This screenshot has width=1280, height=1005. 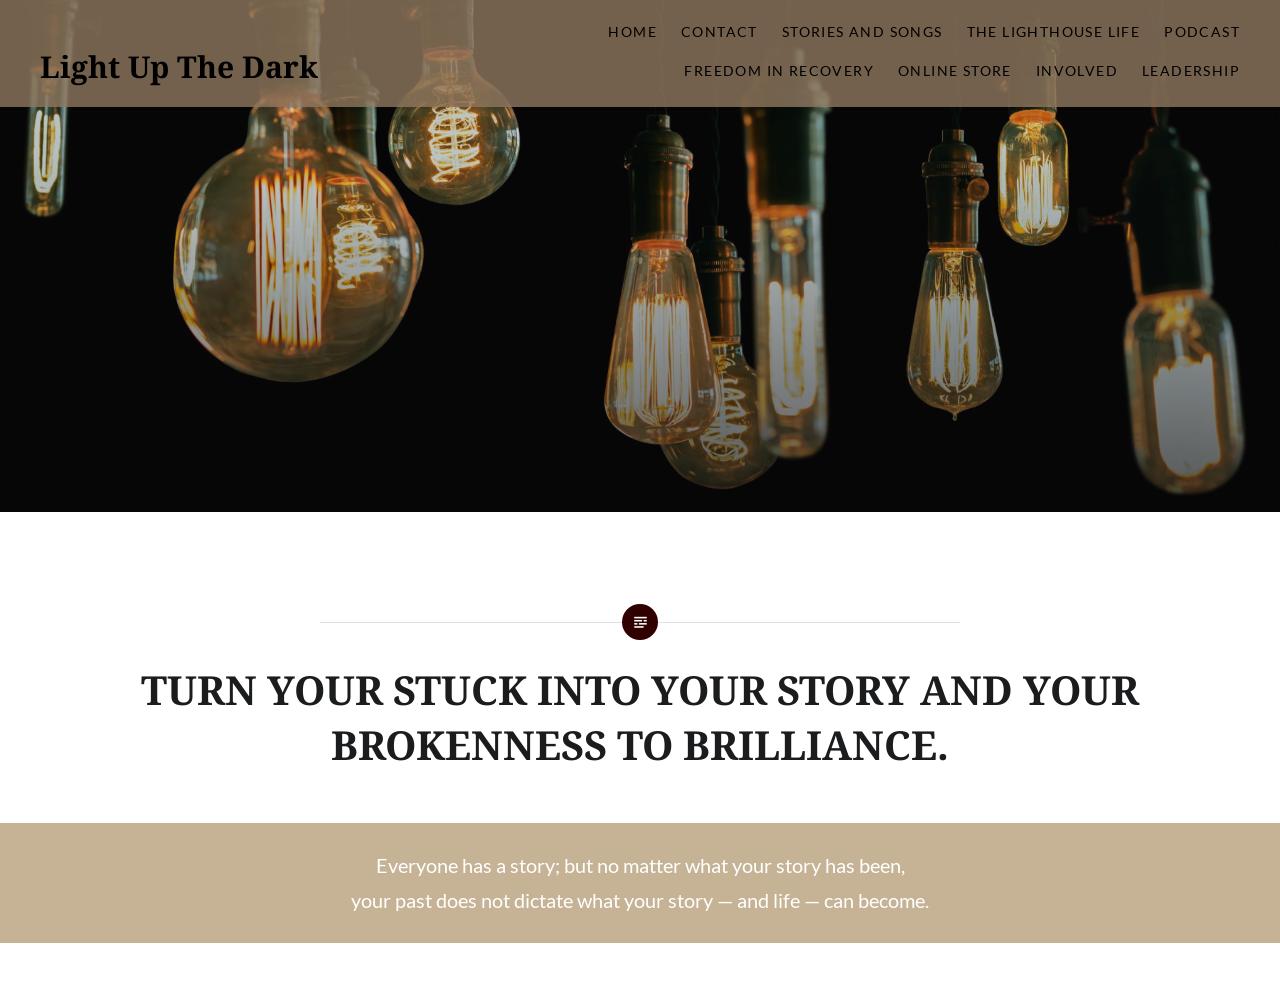 I want to click on 'Light Up The Dark', so click(x=178, y=66).